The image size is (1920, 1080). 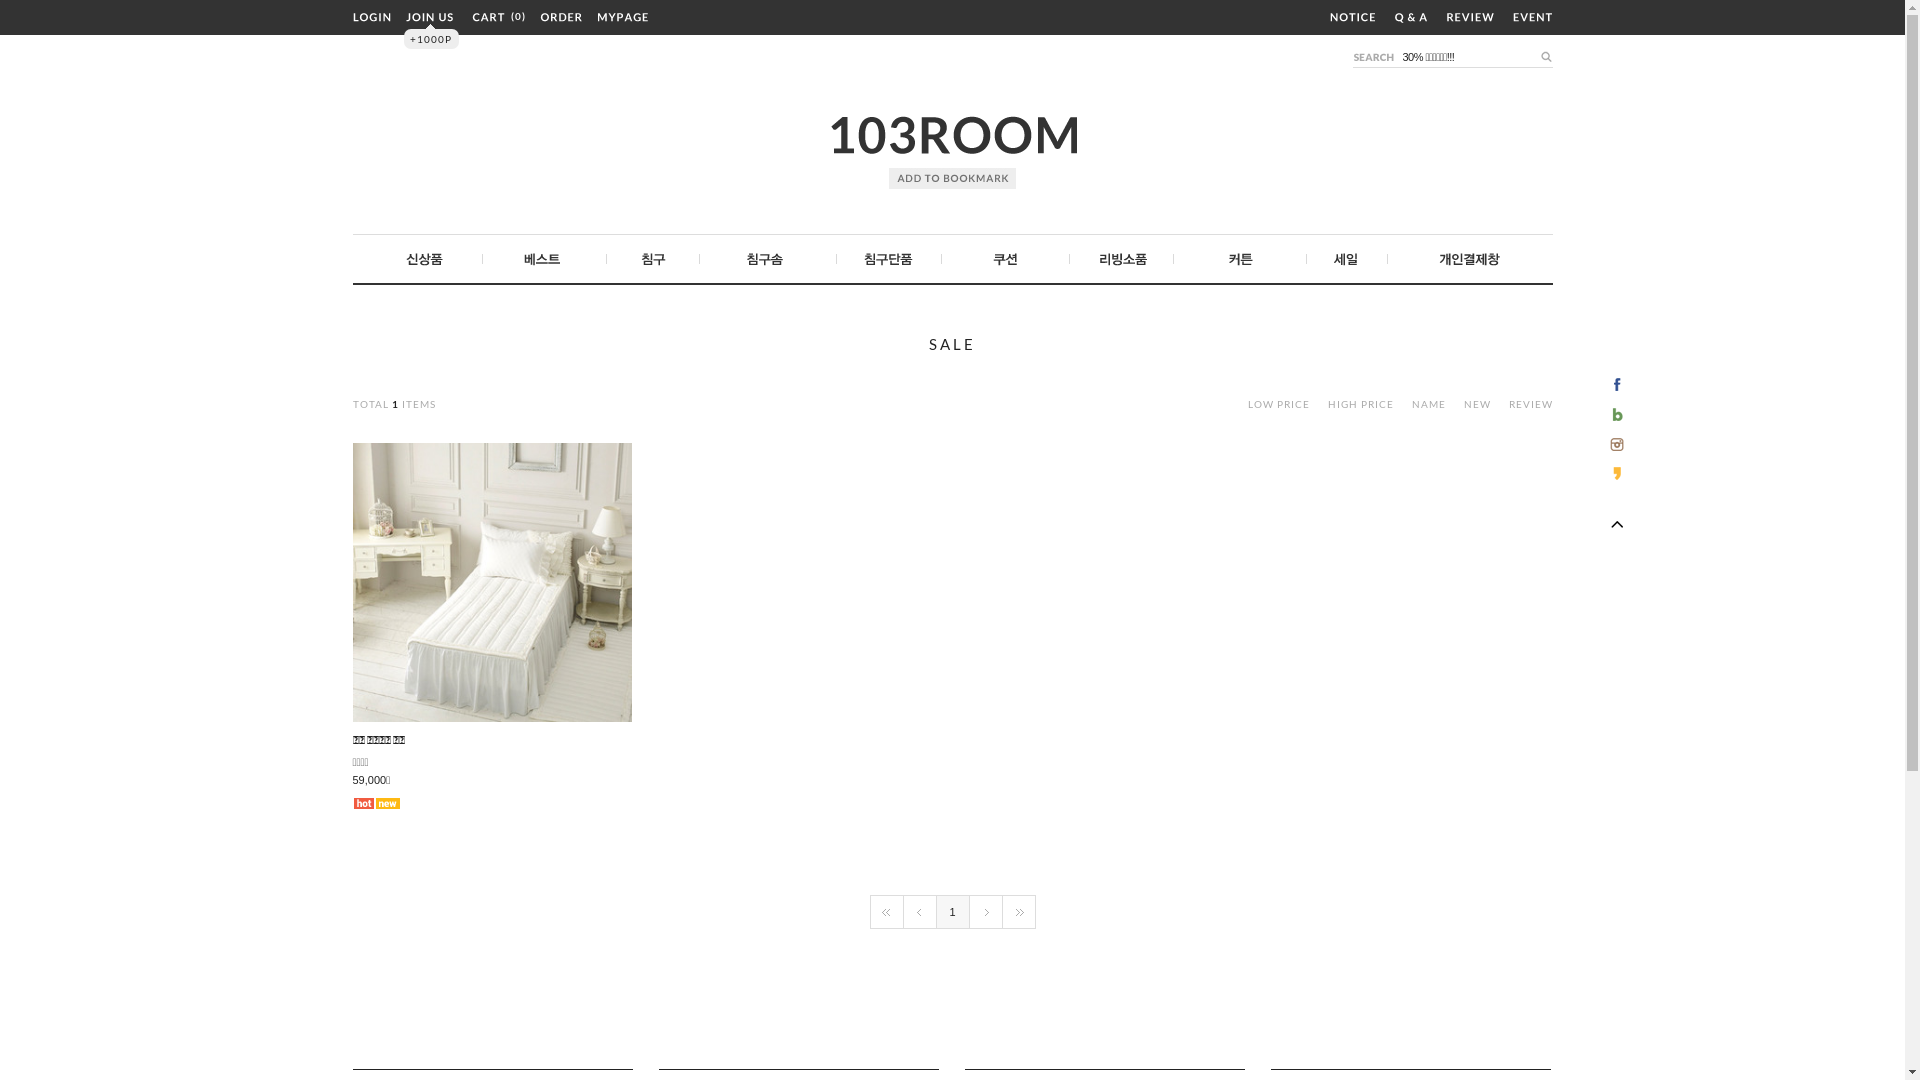 I want to click on '1', so click(x=950, y=911).